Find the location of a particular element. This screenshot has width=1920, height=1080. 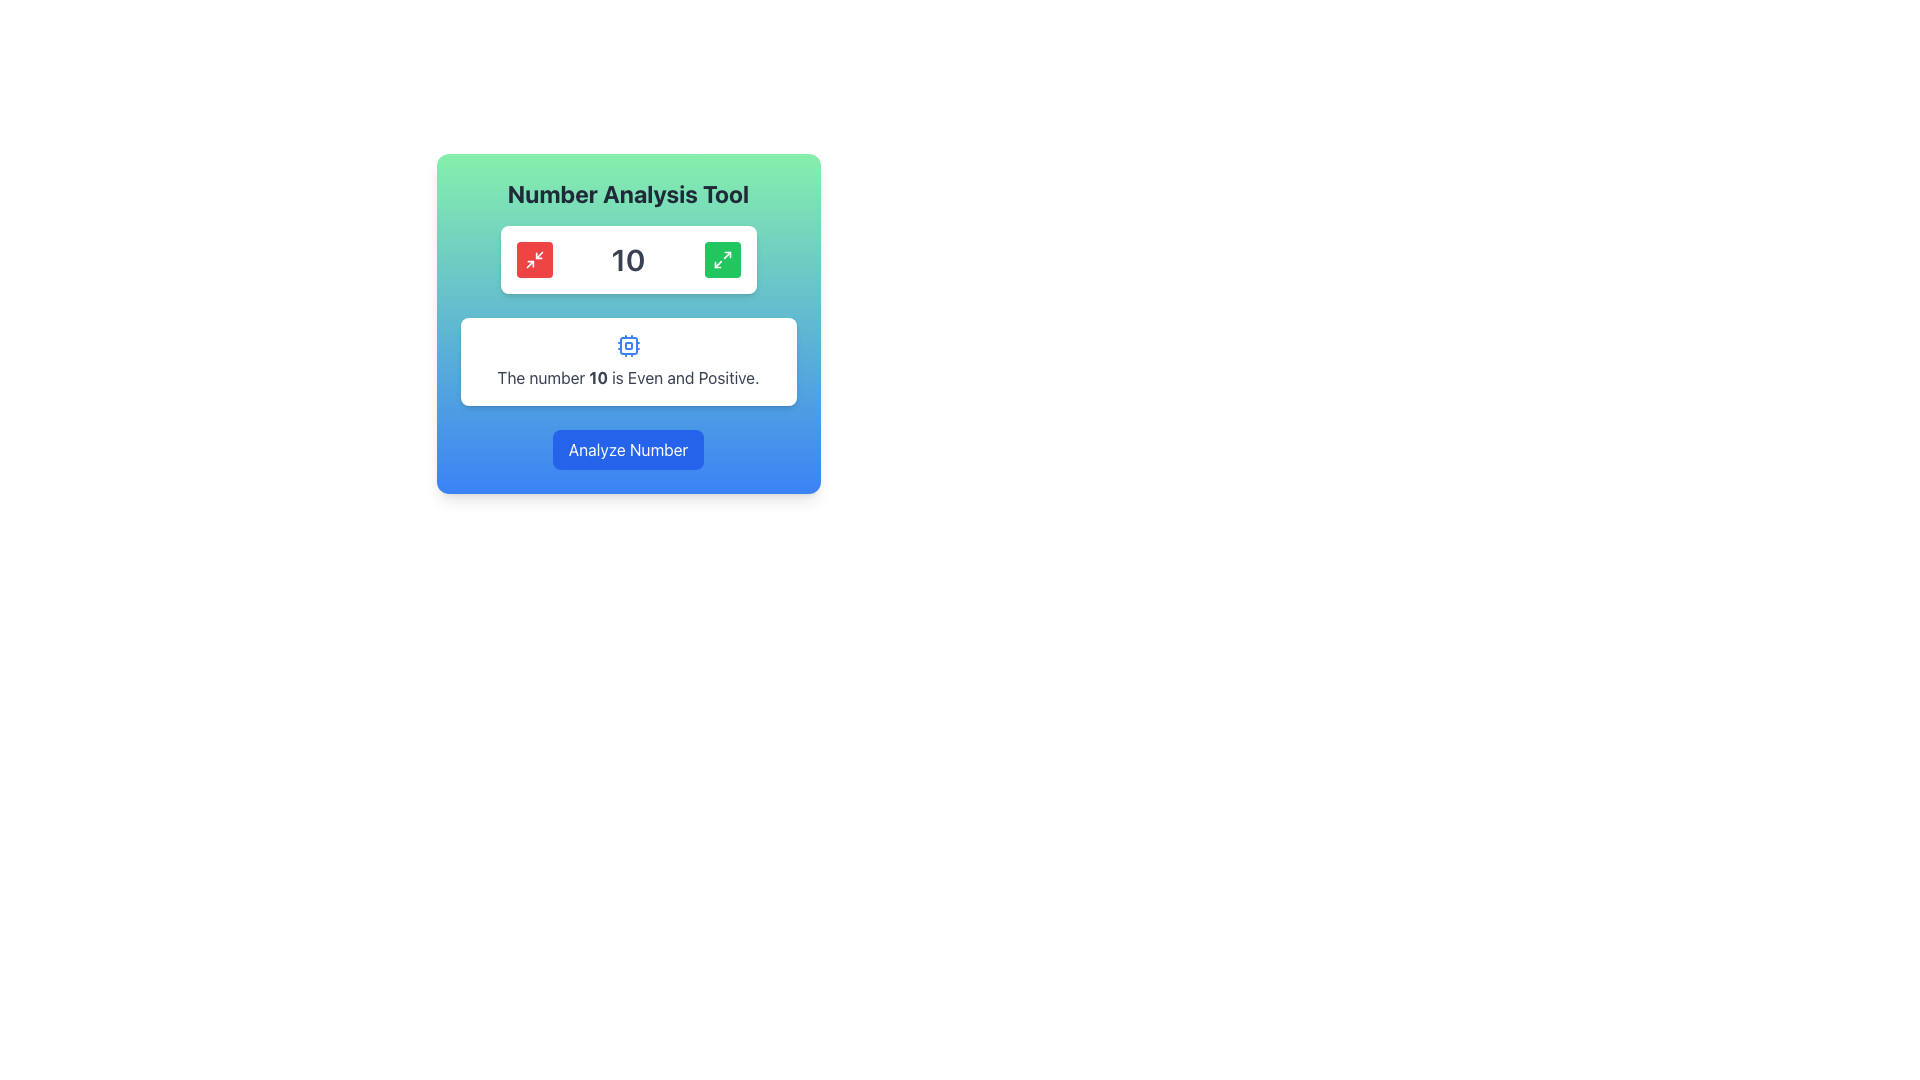

the button located to the right of the number 10, which is part of the green button group at the top center of the main tool, to maximize its functionality is located at coordinates (721, 258).